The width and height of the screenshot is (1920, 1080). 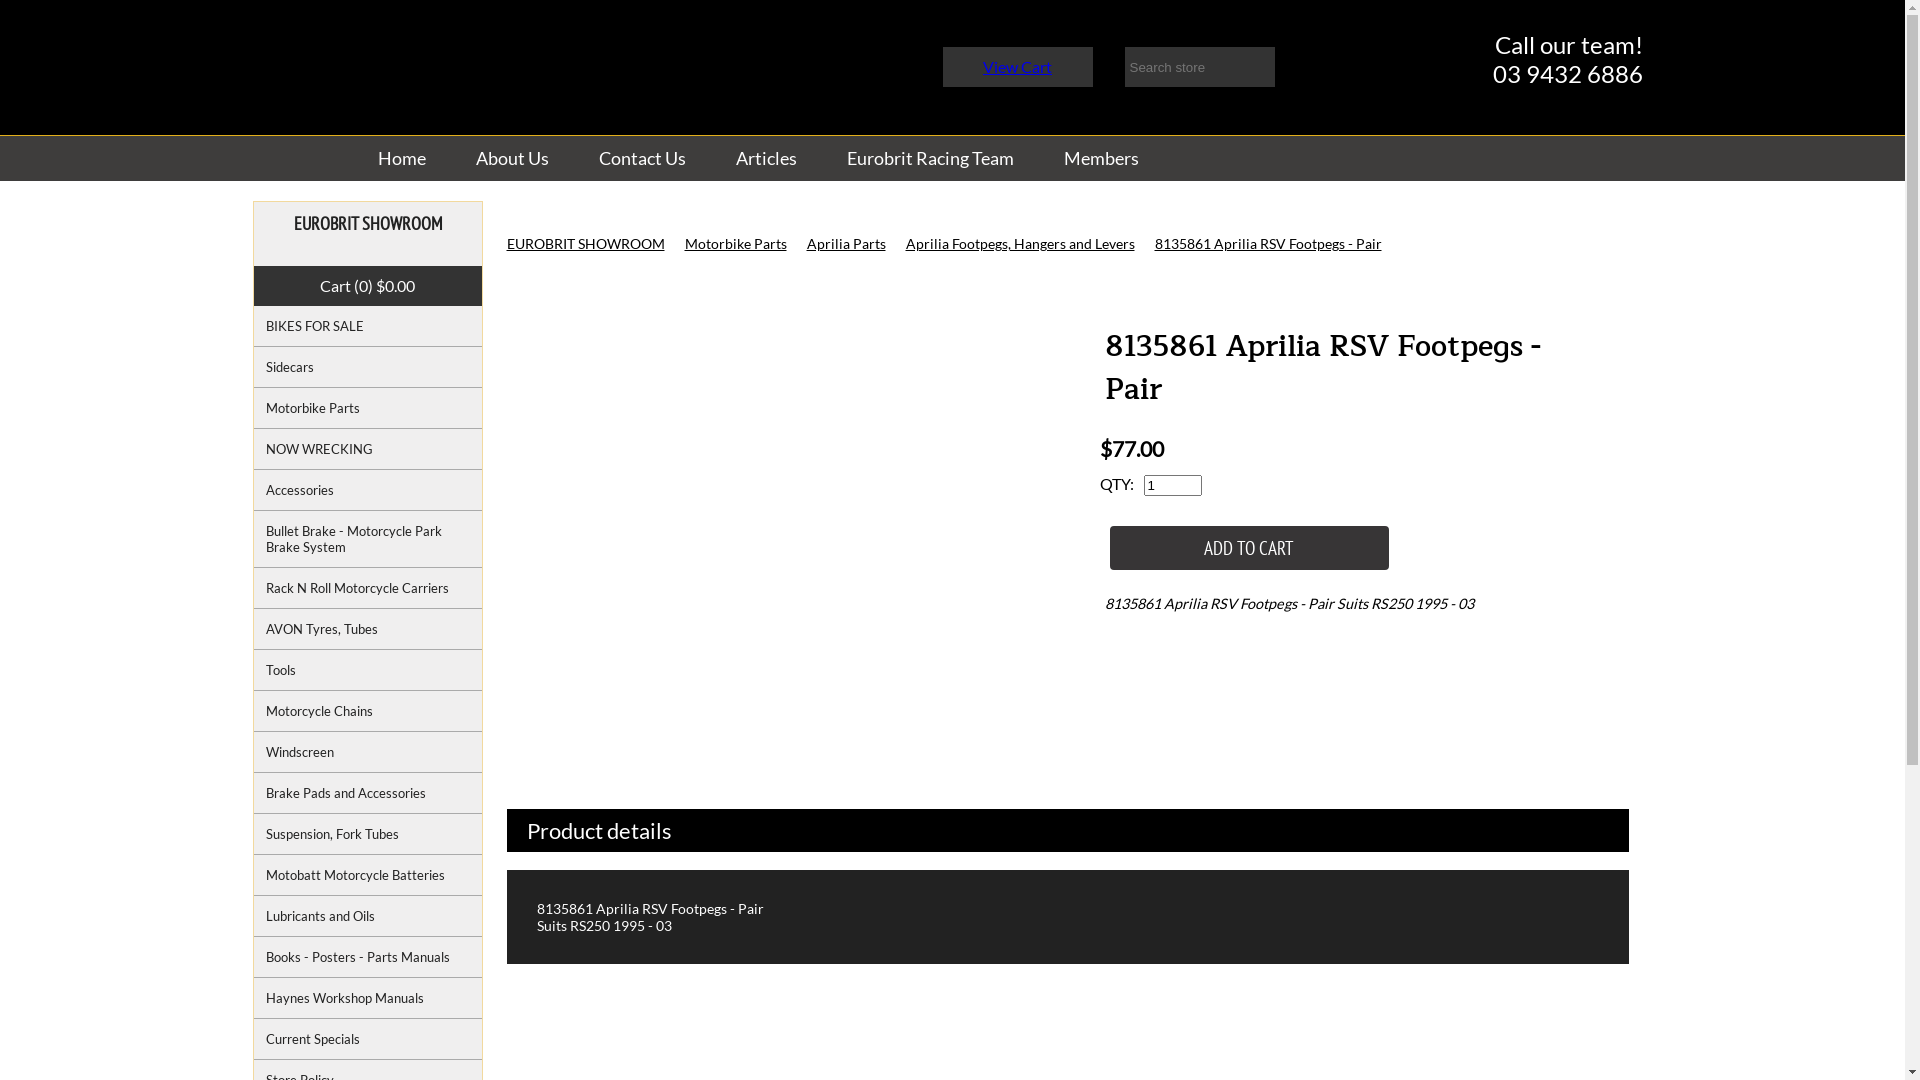 What do you see at coordinates (368, 325) in the screenshot?
I see `'BIKES FOR SALE'` at bounding box center [368, 325].